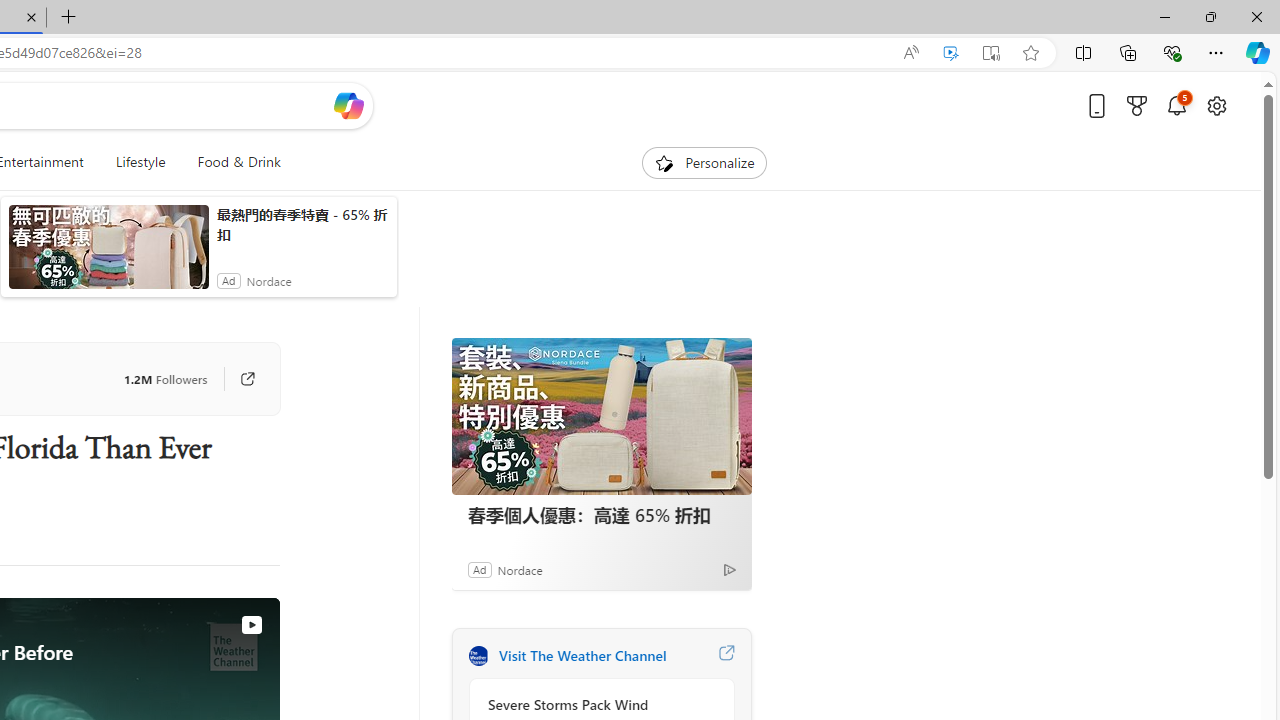 This screenshot has width=1280, height=720. I want to click on 'Visit The Weather Channel website', so click(725, 655).